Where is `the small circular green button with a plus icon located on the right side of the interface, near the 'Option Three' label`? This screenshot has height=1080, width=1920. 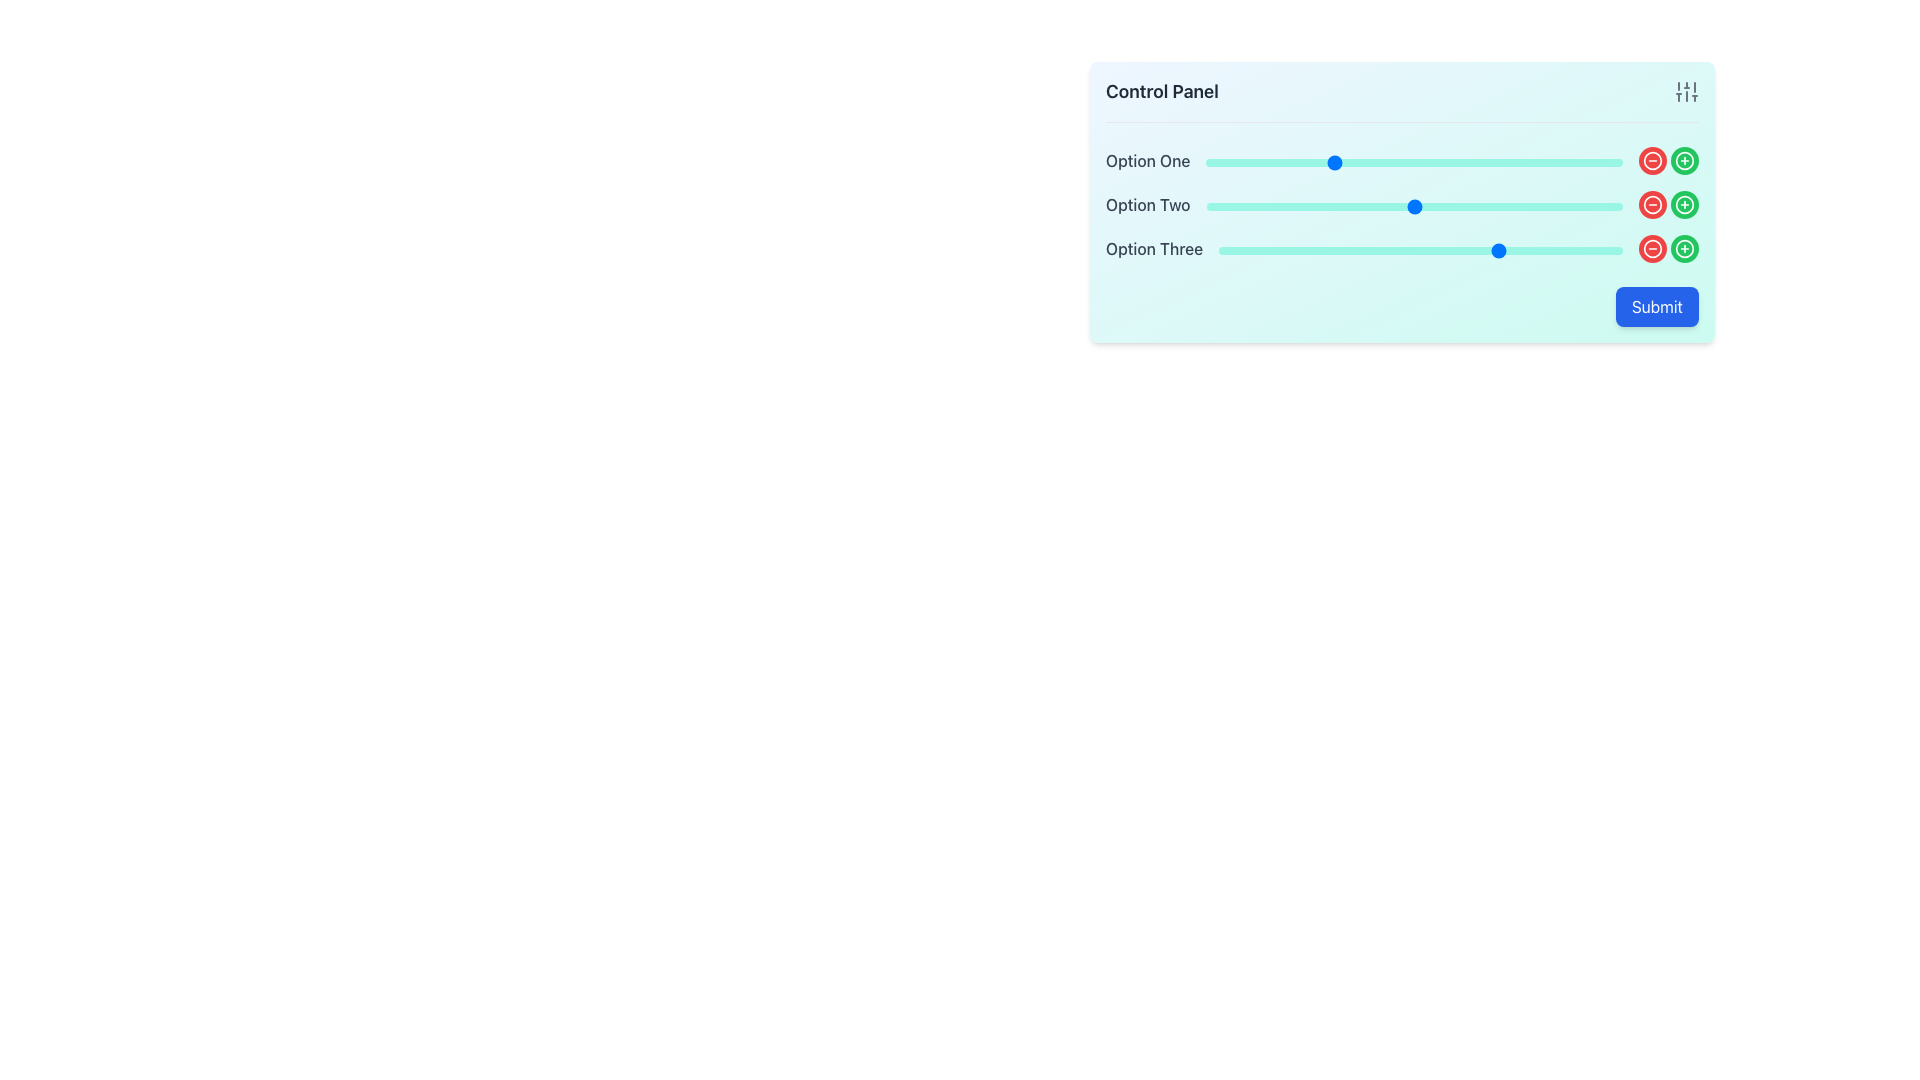
the small circular green button with a plus icon located on the right side of the interface, near the 'Option Three' label is located at coordinates (1683, 160).